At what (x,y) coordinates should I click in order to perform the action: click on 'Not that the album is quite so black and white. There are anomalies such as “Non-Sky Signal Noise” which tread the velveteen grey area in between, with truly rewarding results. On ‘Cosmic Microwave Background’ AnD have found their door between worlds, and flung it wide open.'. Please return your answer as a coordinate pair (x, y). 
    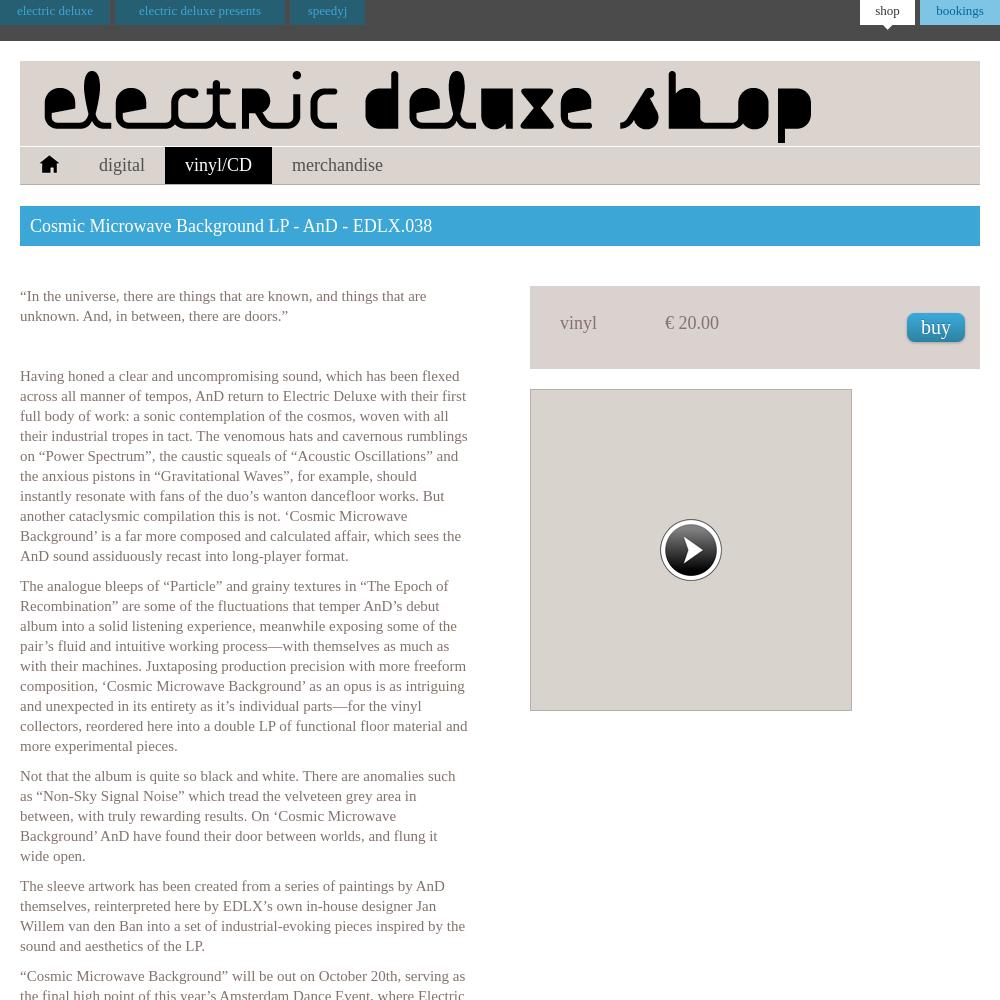
    Looking at the image, I should click on (236, 815).